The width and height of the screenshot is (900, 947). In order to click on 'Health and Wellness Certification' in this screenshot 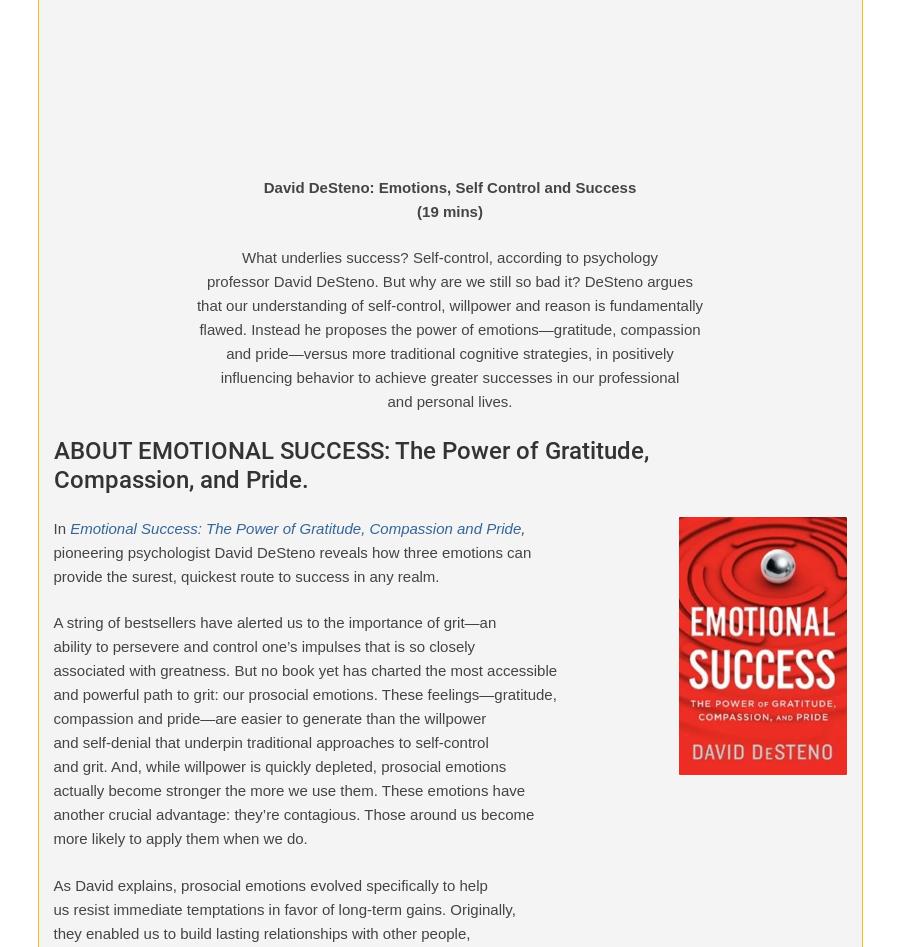, I will do `click(165, 334)`.